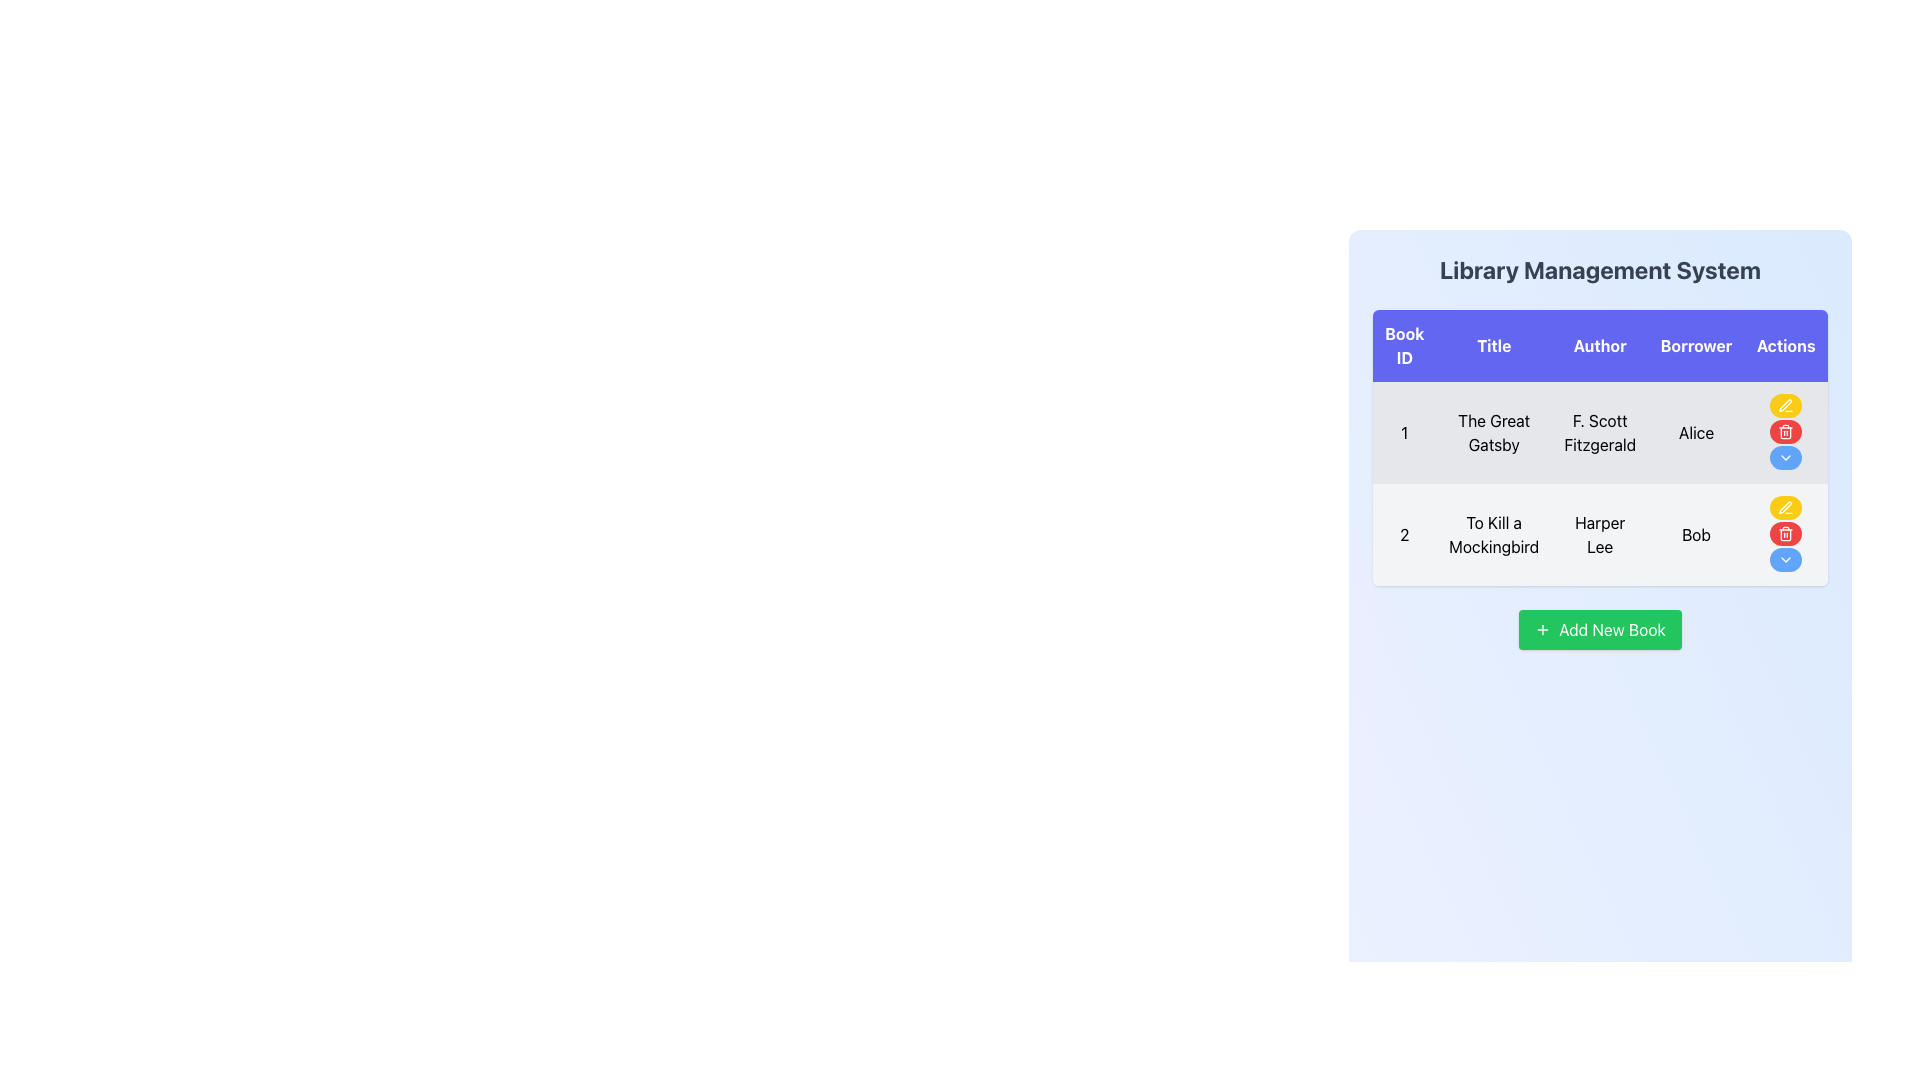  What do you see at coordinates (1786, 534) in the screenshot?
I see `the trash bin icon button located in the second row of the 'Actions' column in the table` at bounding box center [1786, 534].